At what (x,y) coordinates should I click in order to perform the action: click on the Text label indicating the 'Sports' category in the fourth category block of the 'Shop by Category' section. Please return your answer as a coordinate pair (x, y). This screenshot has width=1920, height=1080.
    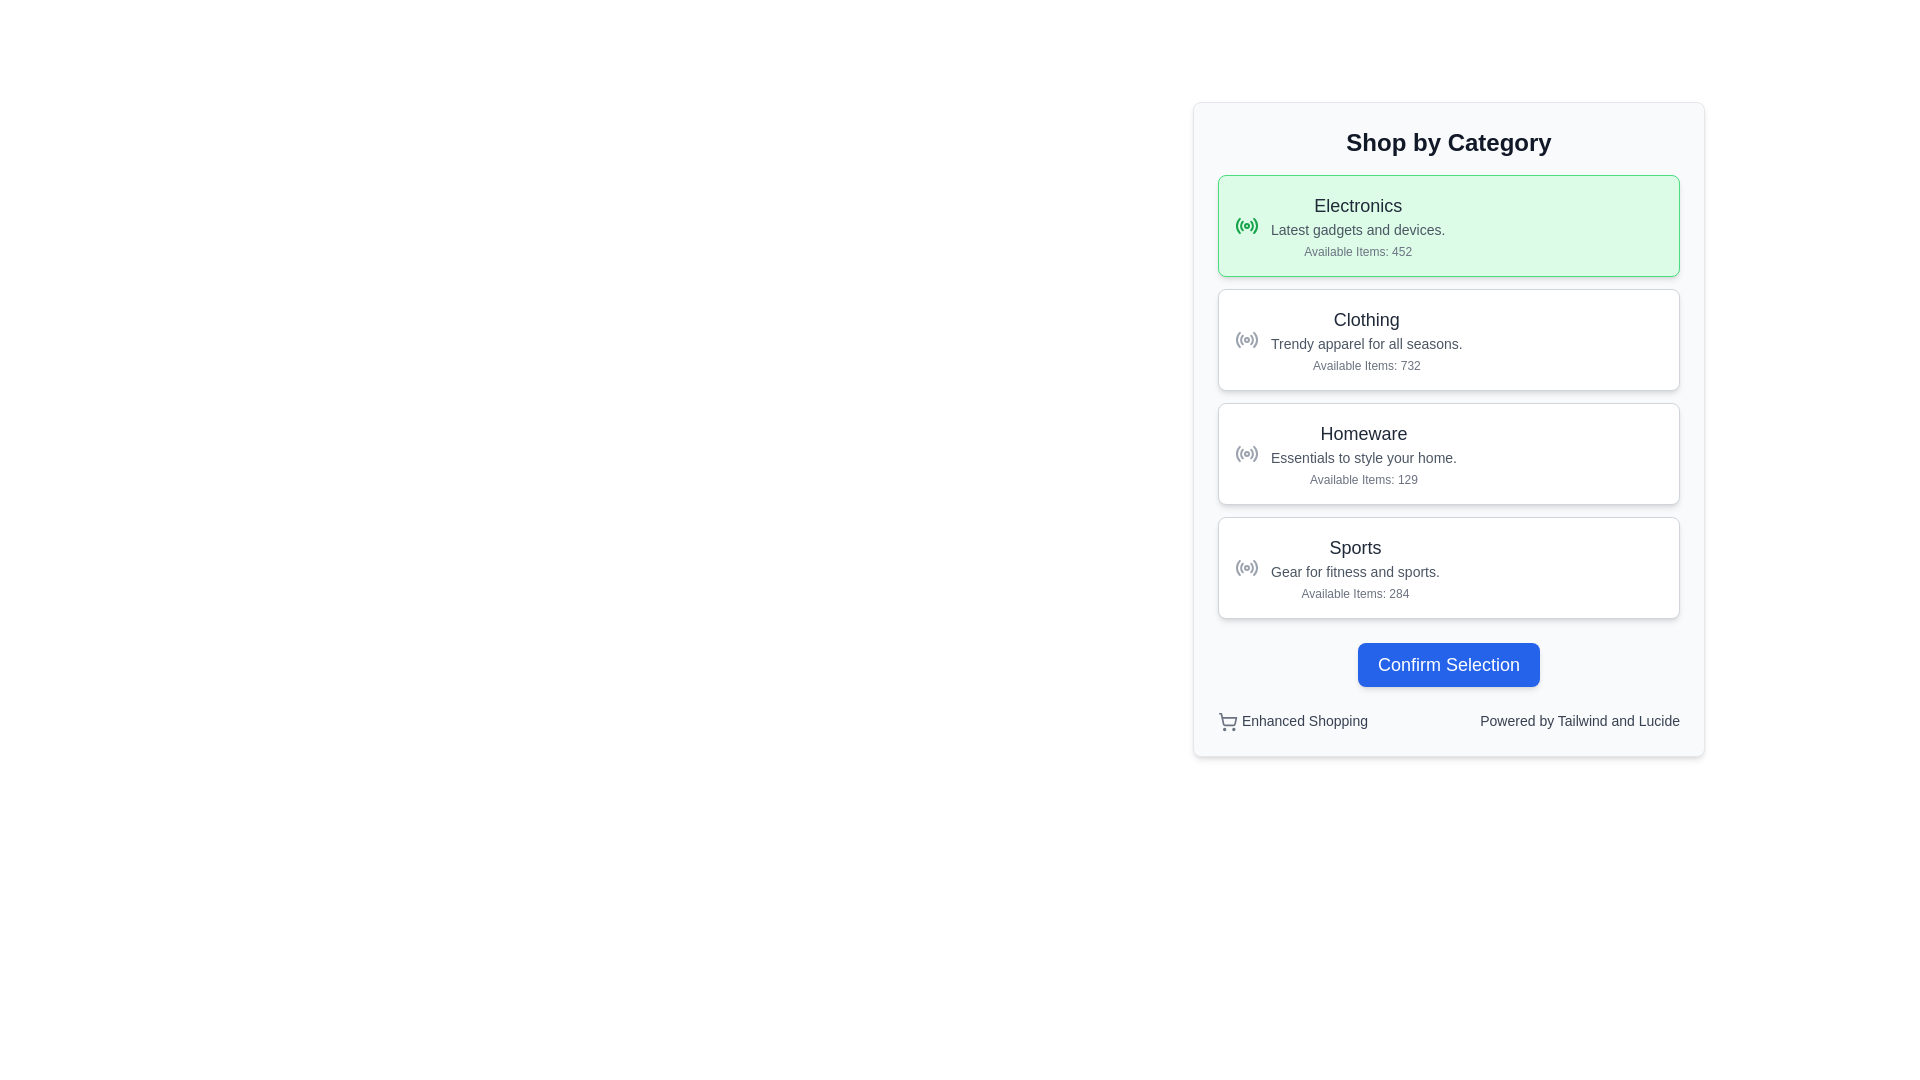
    Looking at the image, I should click on (1355, 547).